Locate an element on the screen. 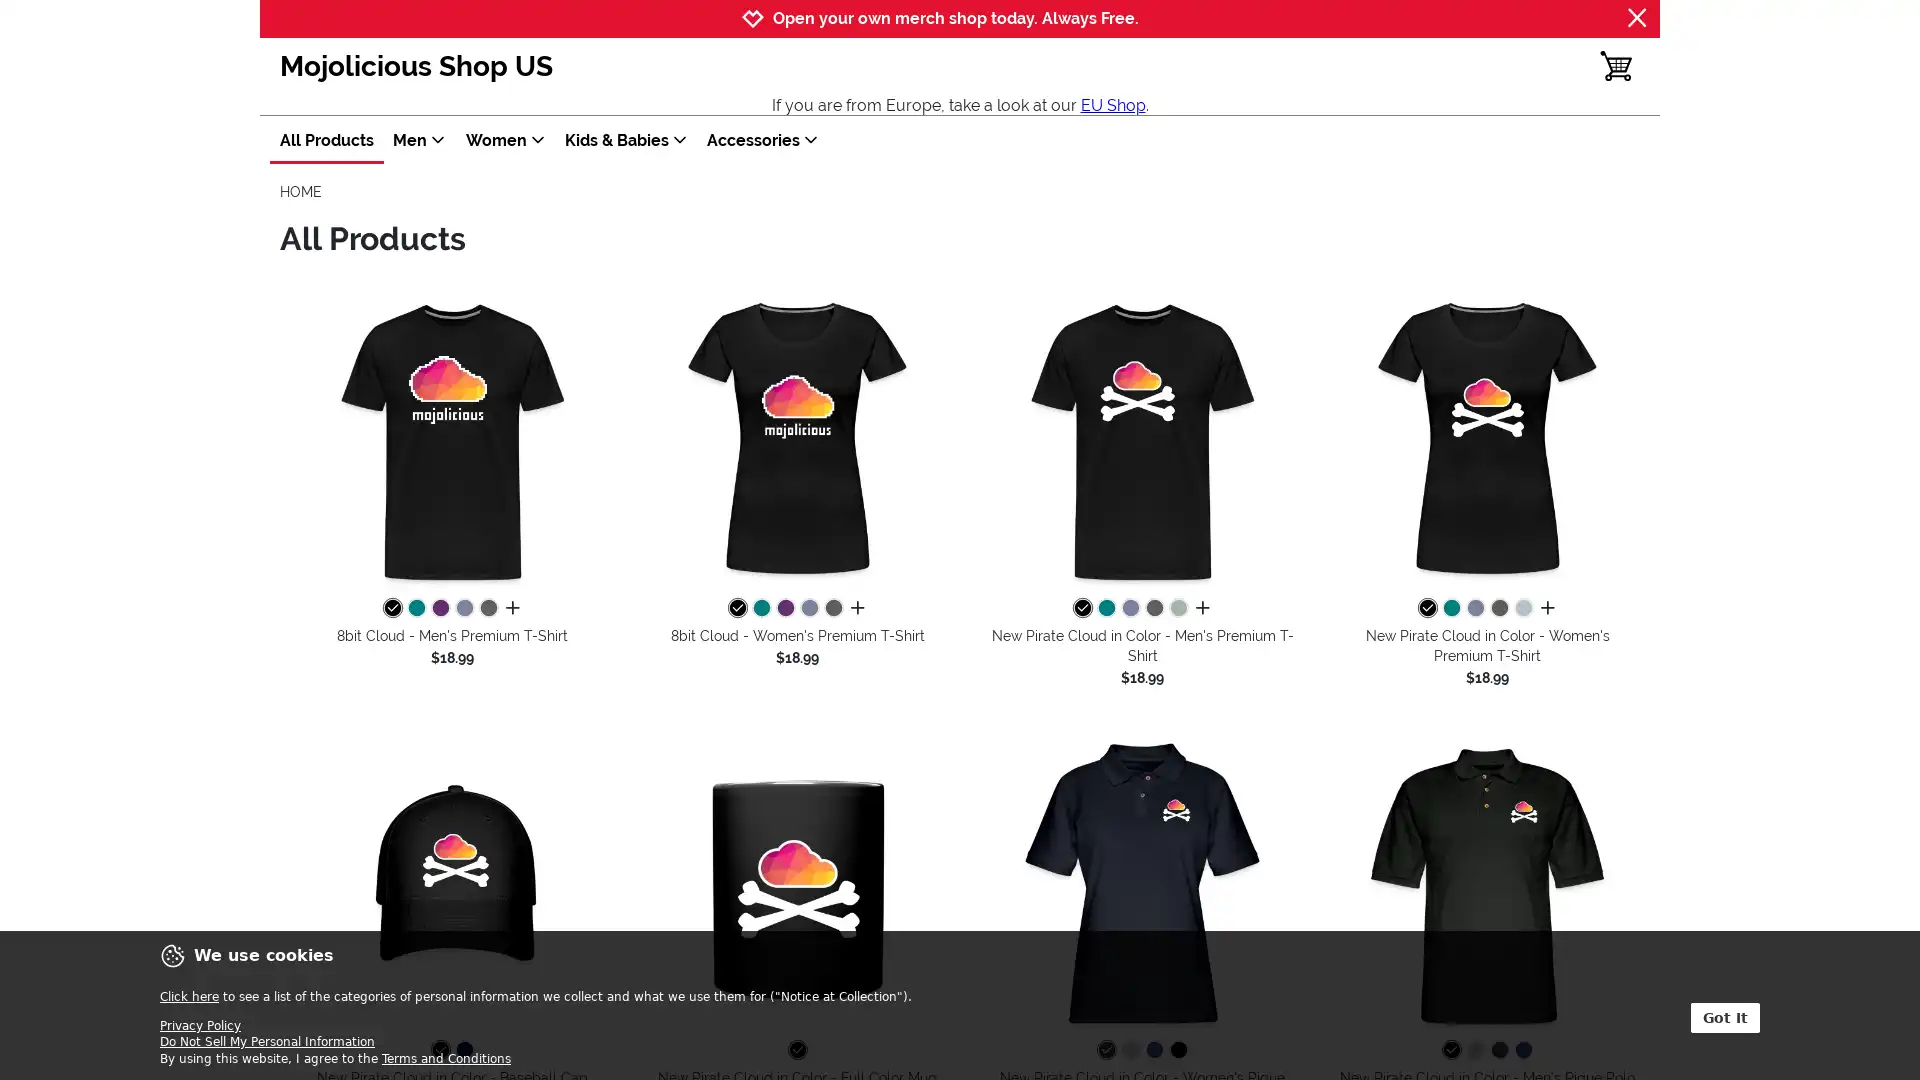 This screenshot has height=1080, width=1920. midnight navy is located at coordinates (1104, 1050).